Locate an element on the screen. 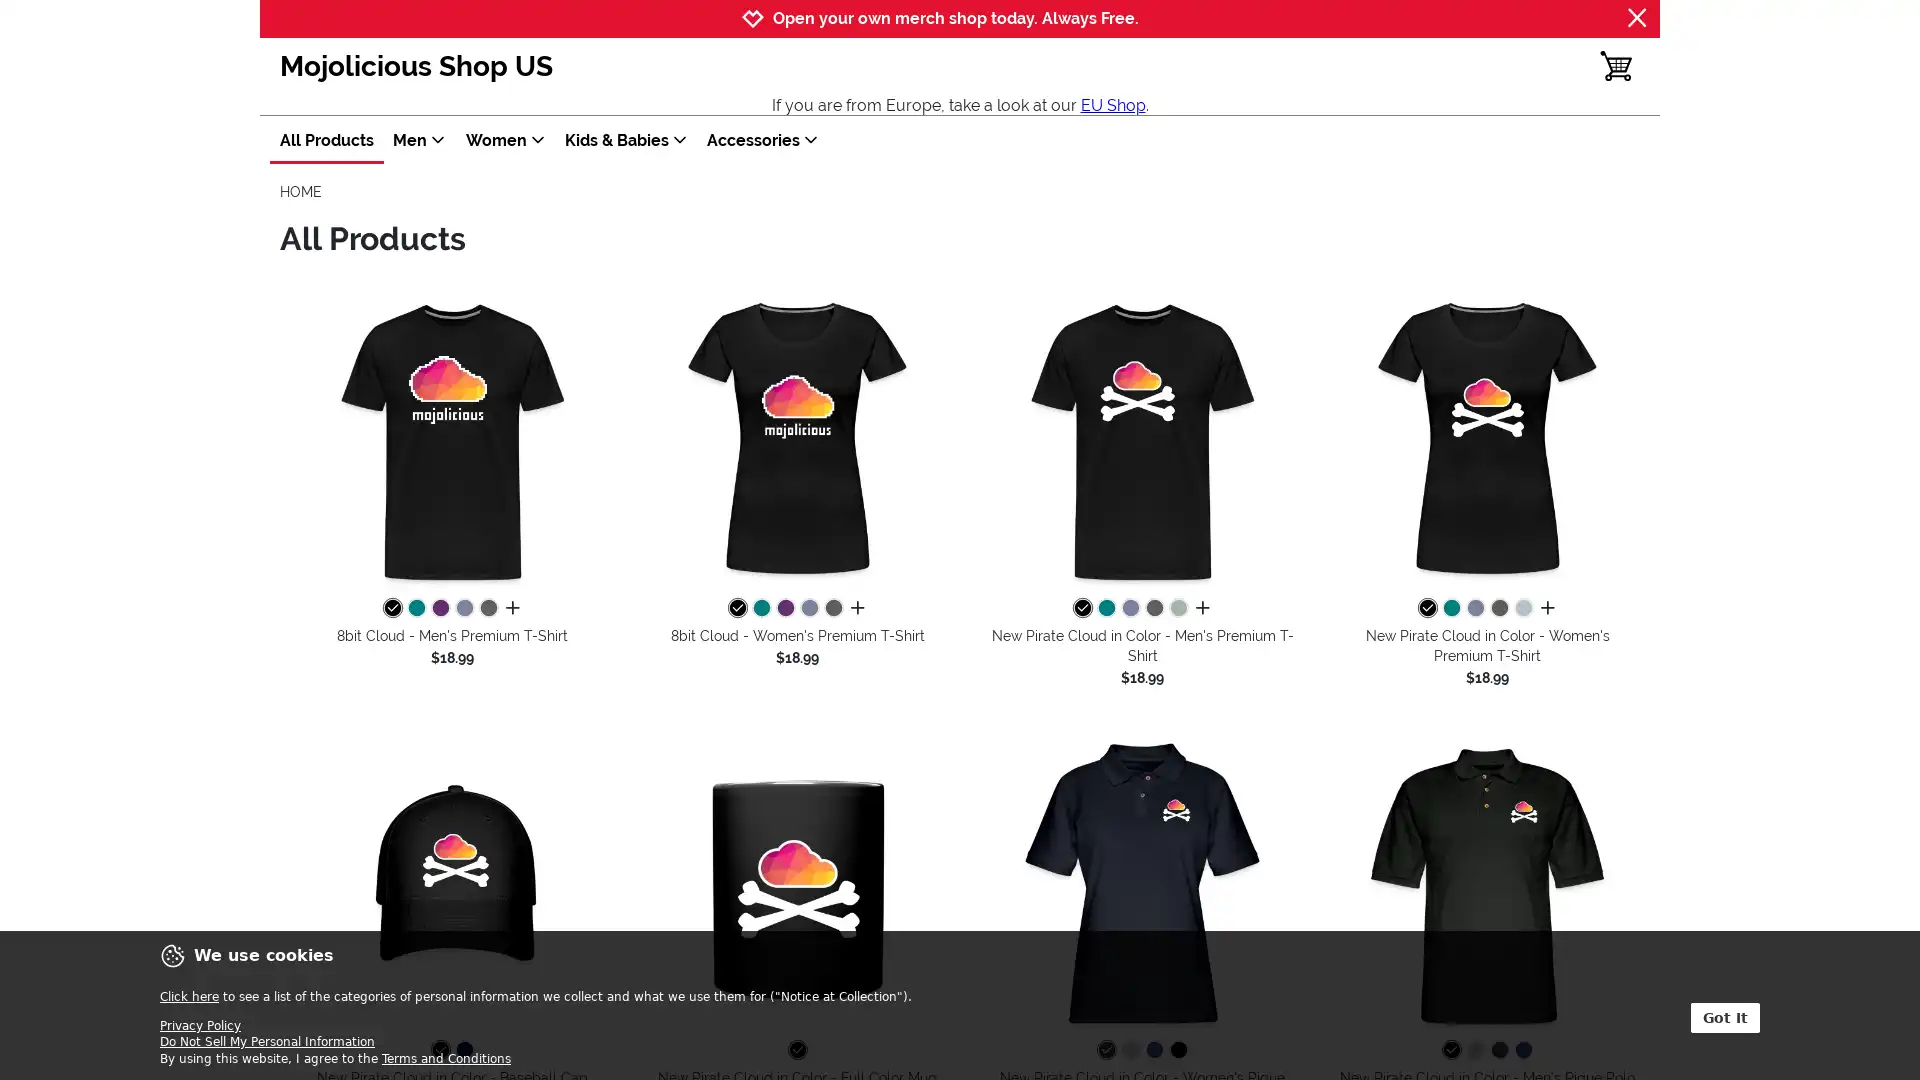 This screenshot has height=1080, width=1920. midnight navy is located at coordinates (1104, 1050).